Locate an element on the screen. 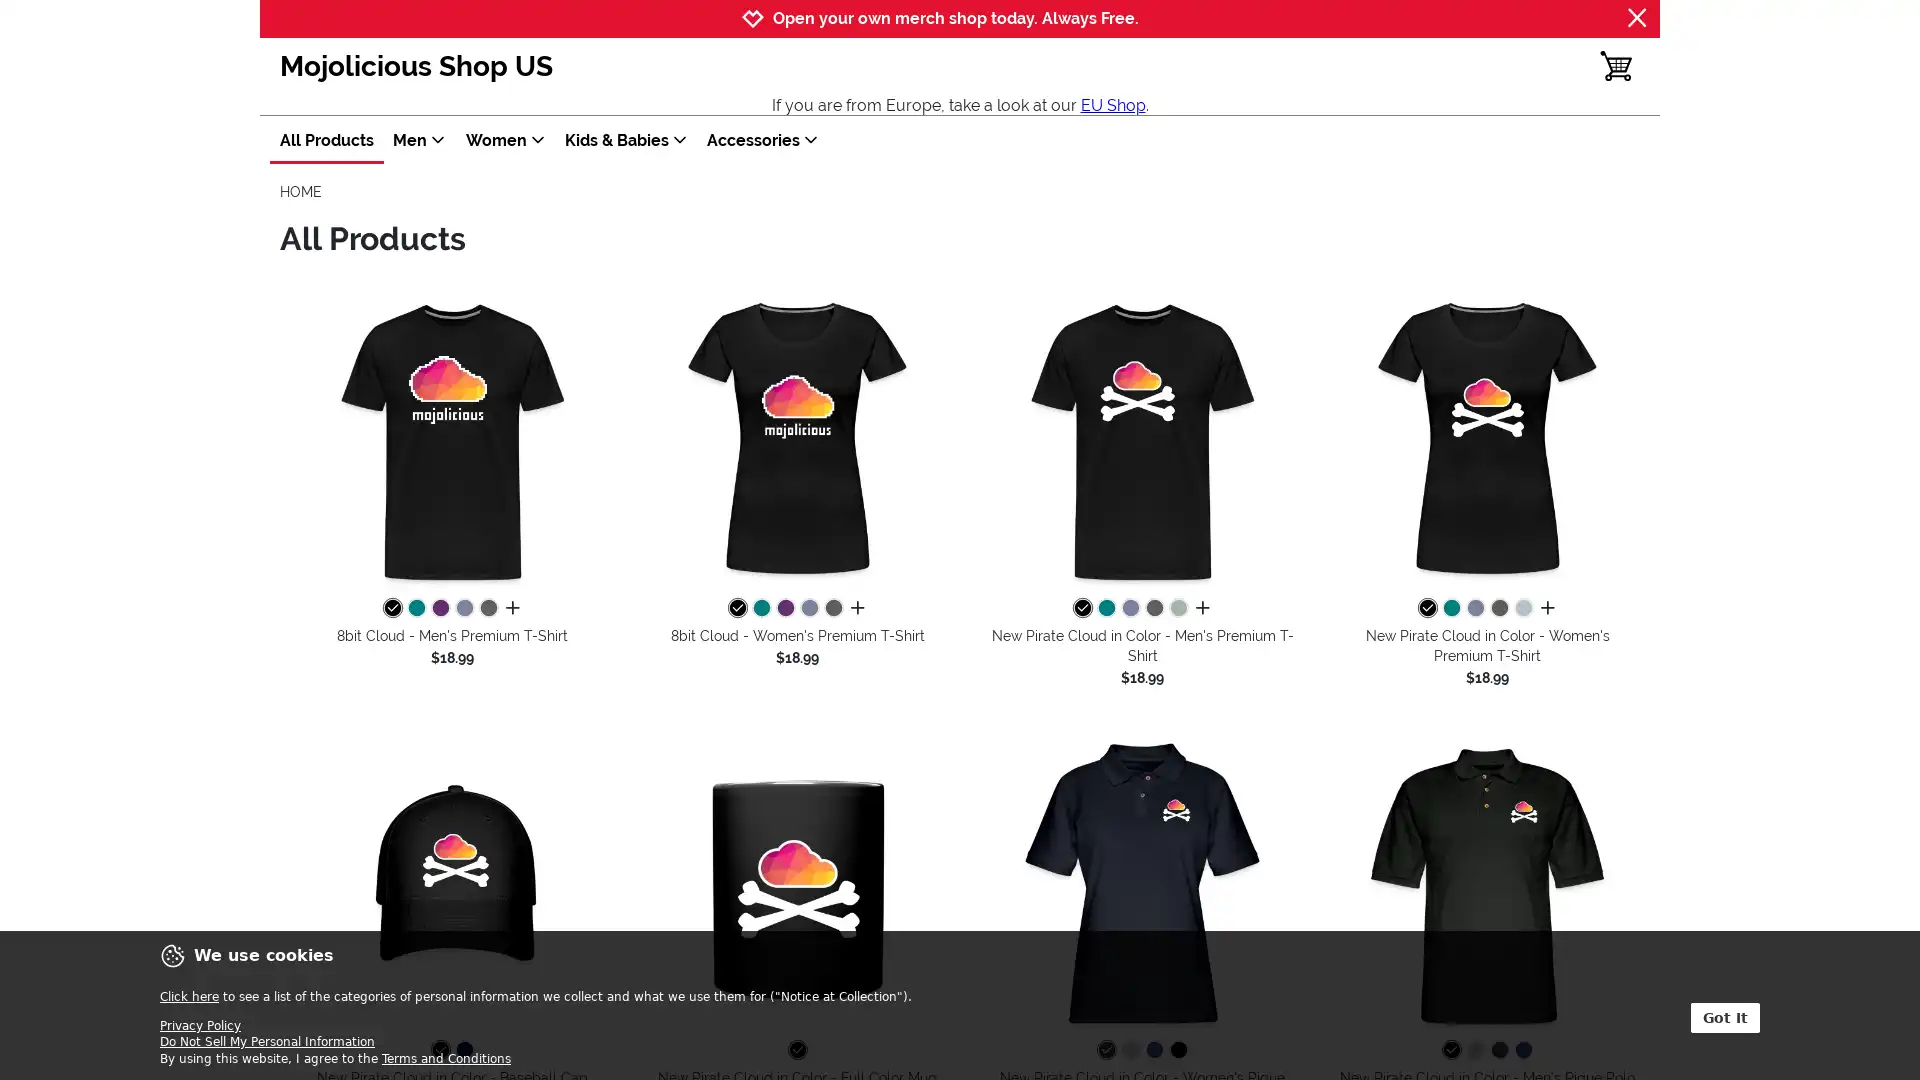 This screenshot has height=1080, width=1920. midnight navy is located at coordinates (1104, 1050).